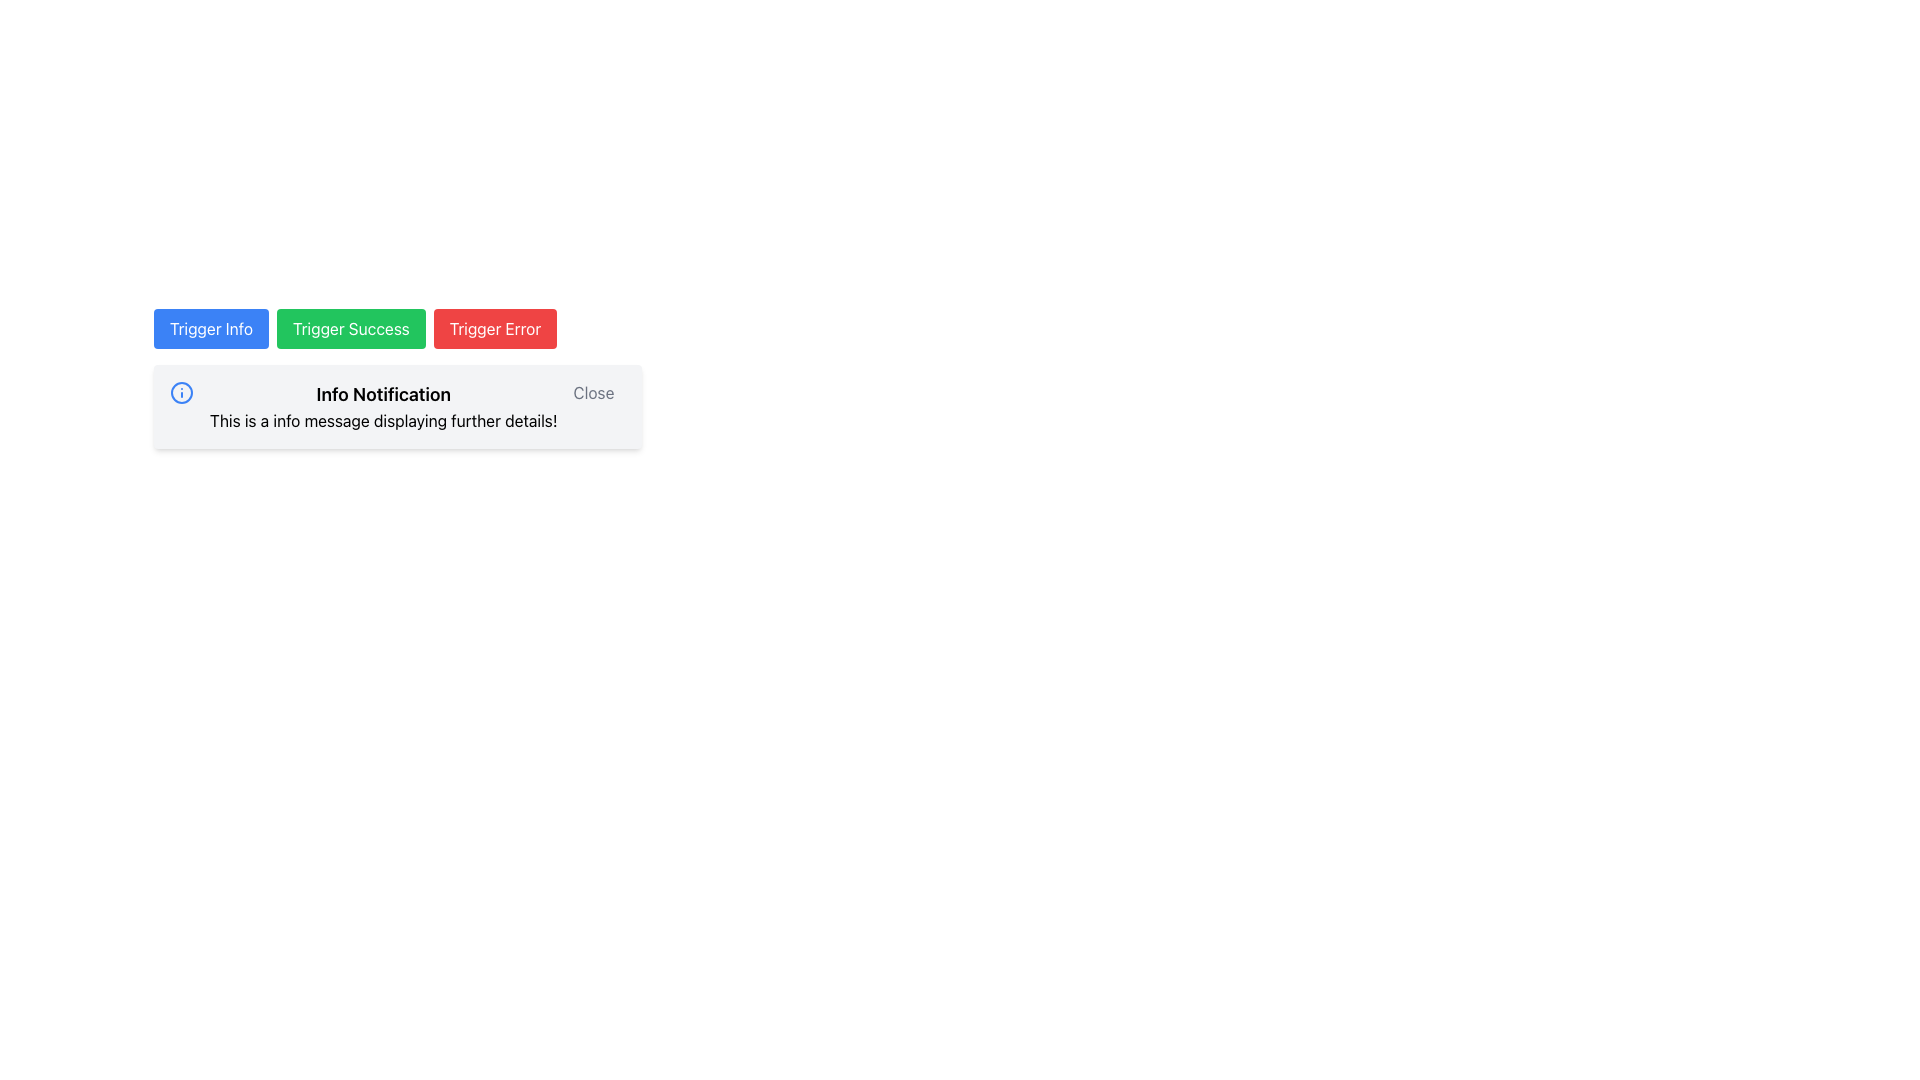  What do you see at coordinates (398, 327) in the screenshot?
I see `the green rectangular button labeled 'Trigger Success'` at bounding box center [398, 327].